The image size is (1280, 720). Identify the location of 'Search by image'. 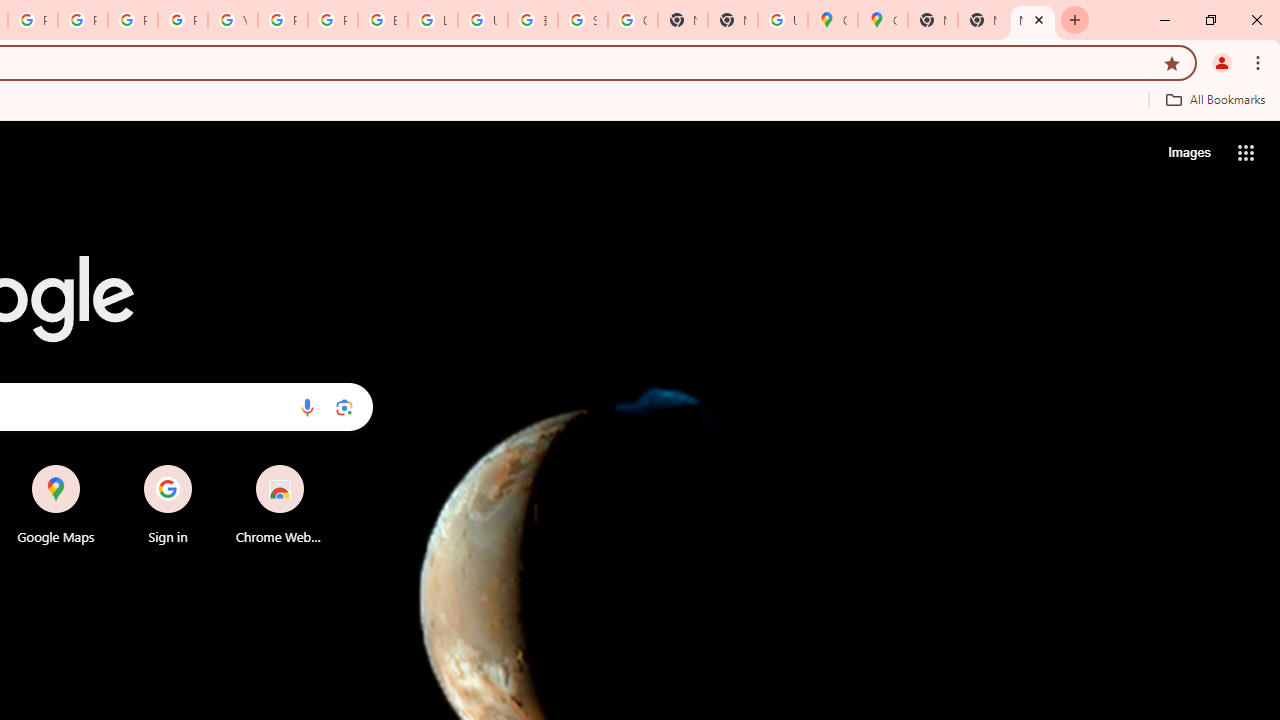
(344, 406).